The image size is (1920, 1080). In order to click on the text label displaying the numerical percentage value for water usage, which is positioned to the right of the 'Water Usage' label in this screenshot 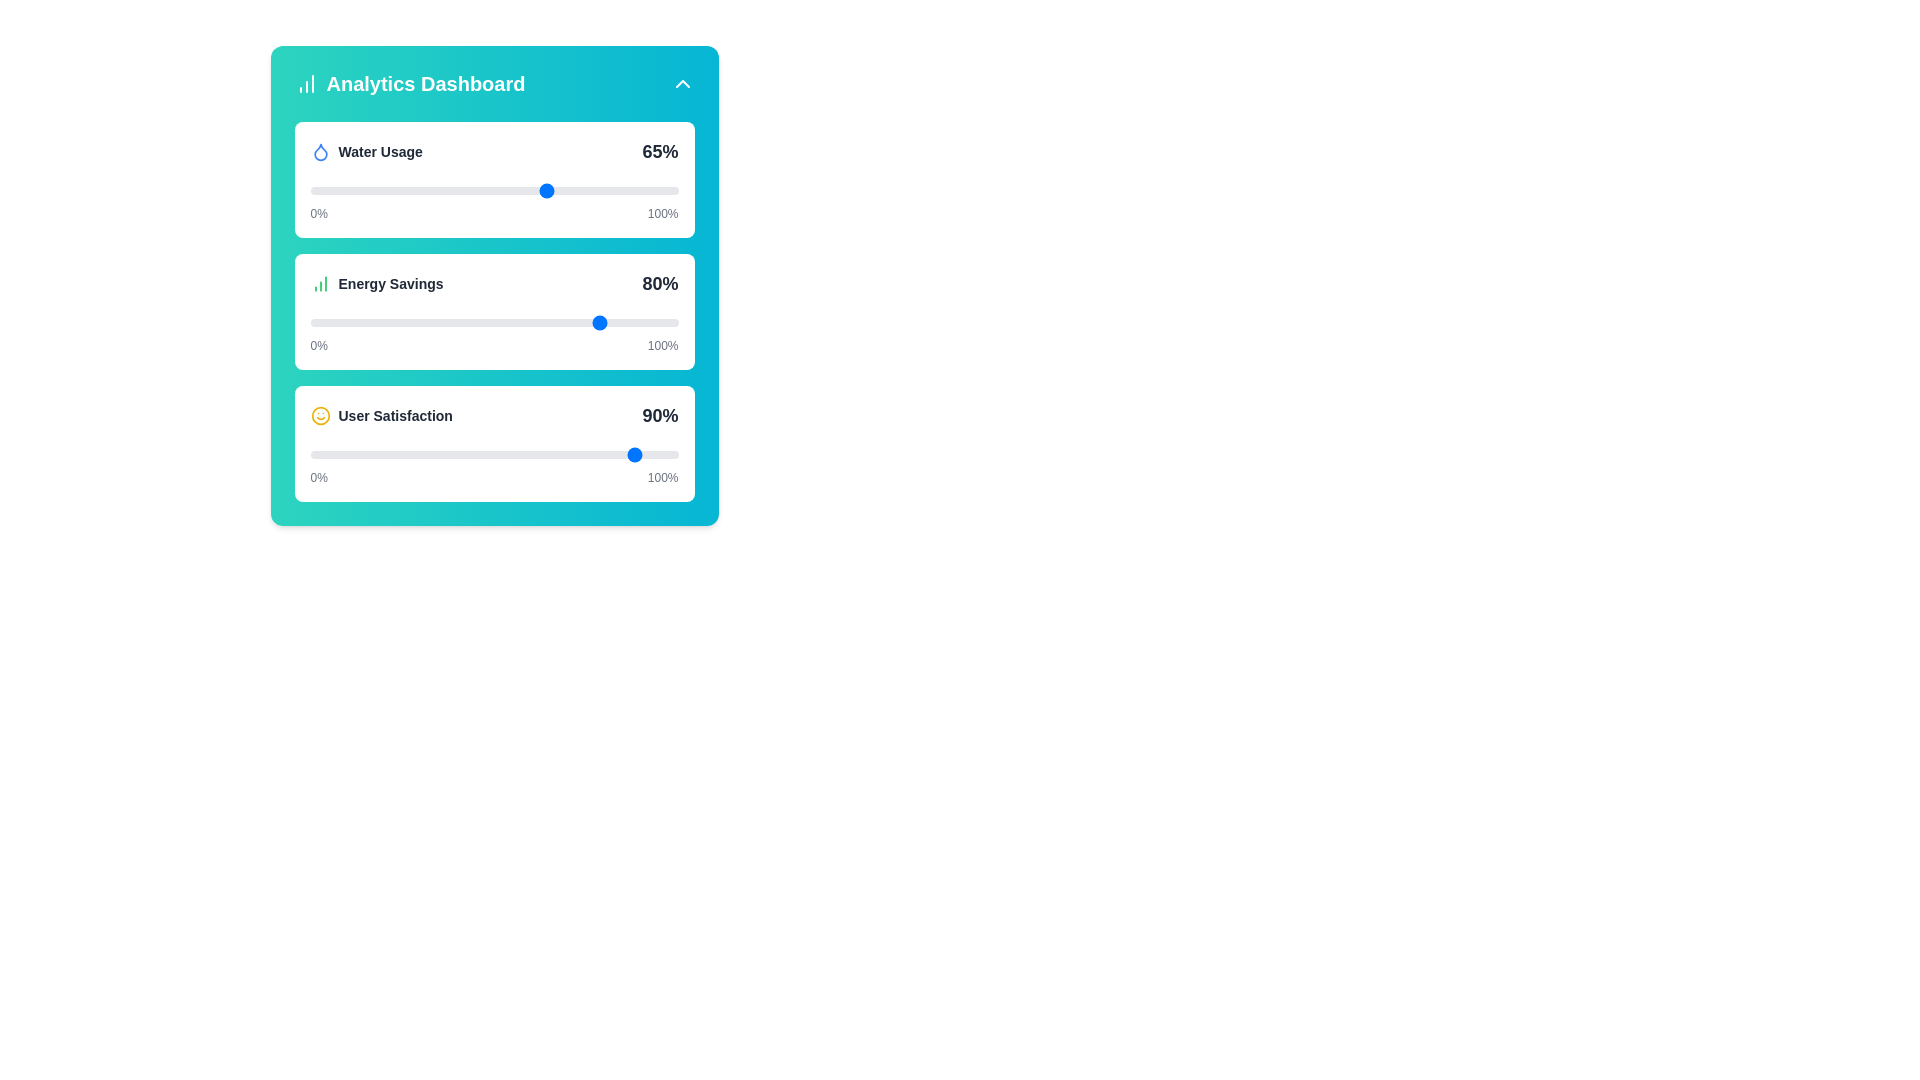, I will do `click(660, 150)`.